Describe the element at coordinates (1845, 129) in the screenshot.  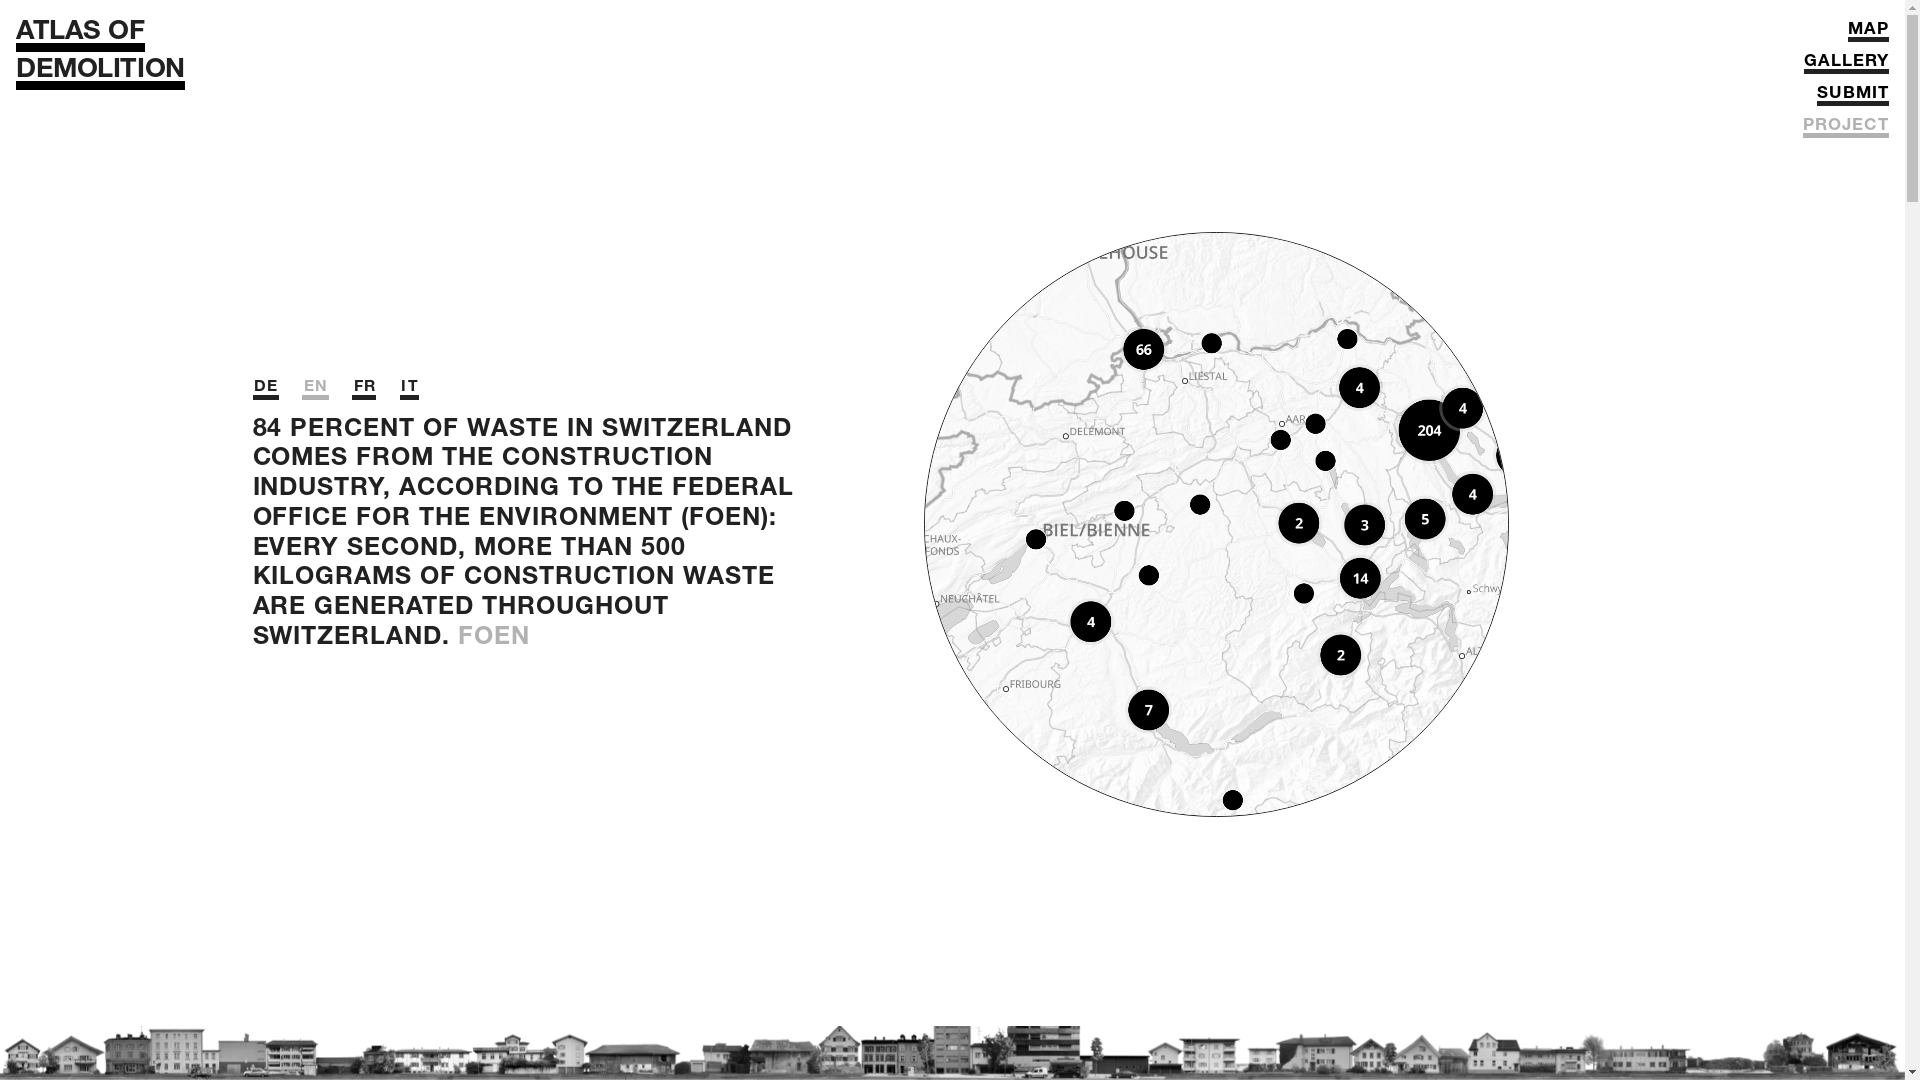
I see `'PROJECT'` at that location.